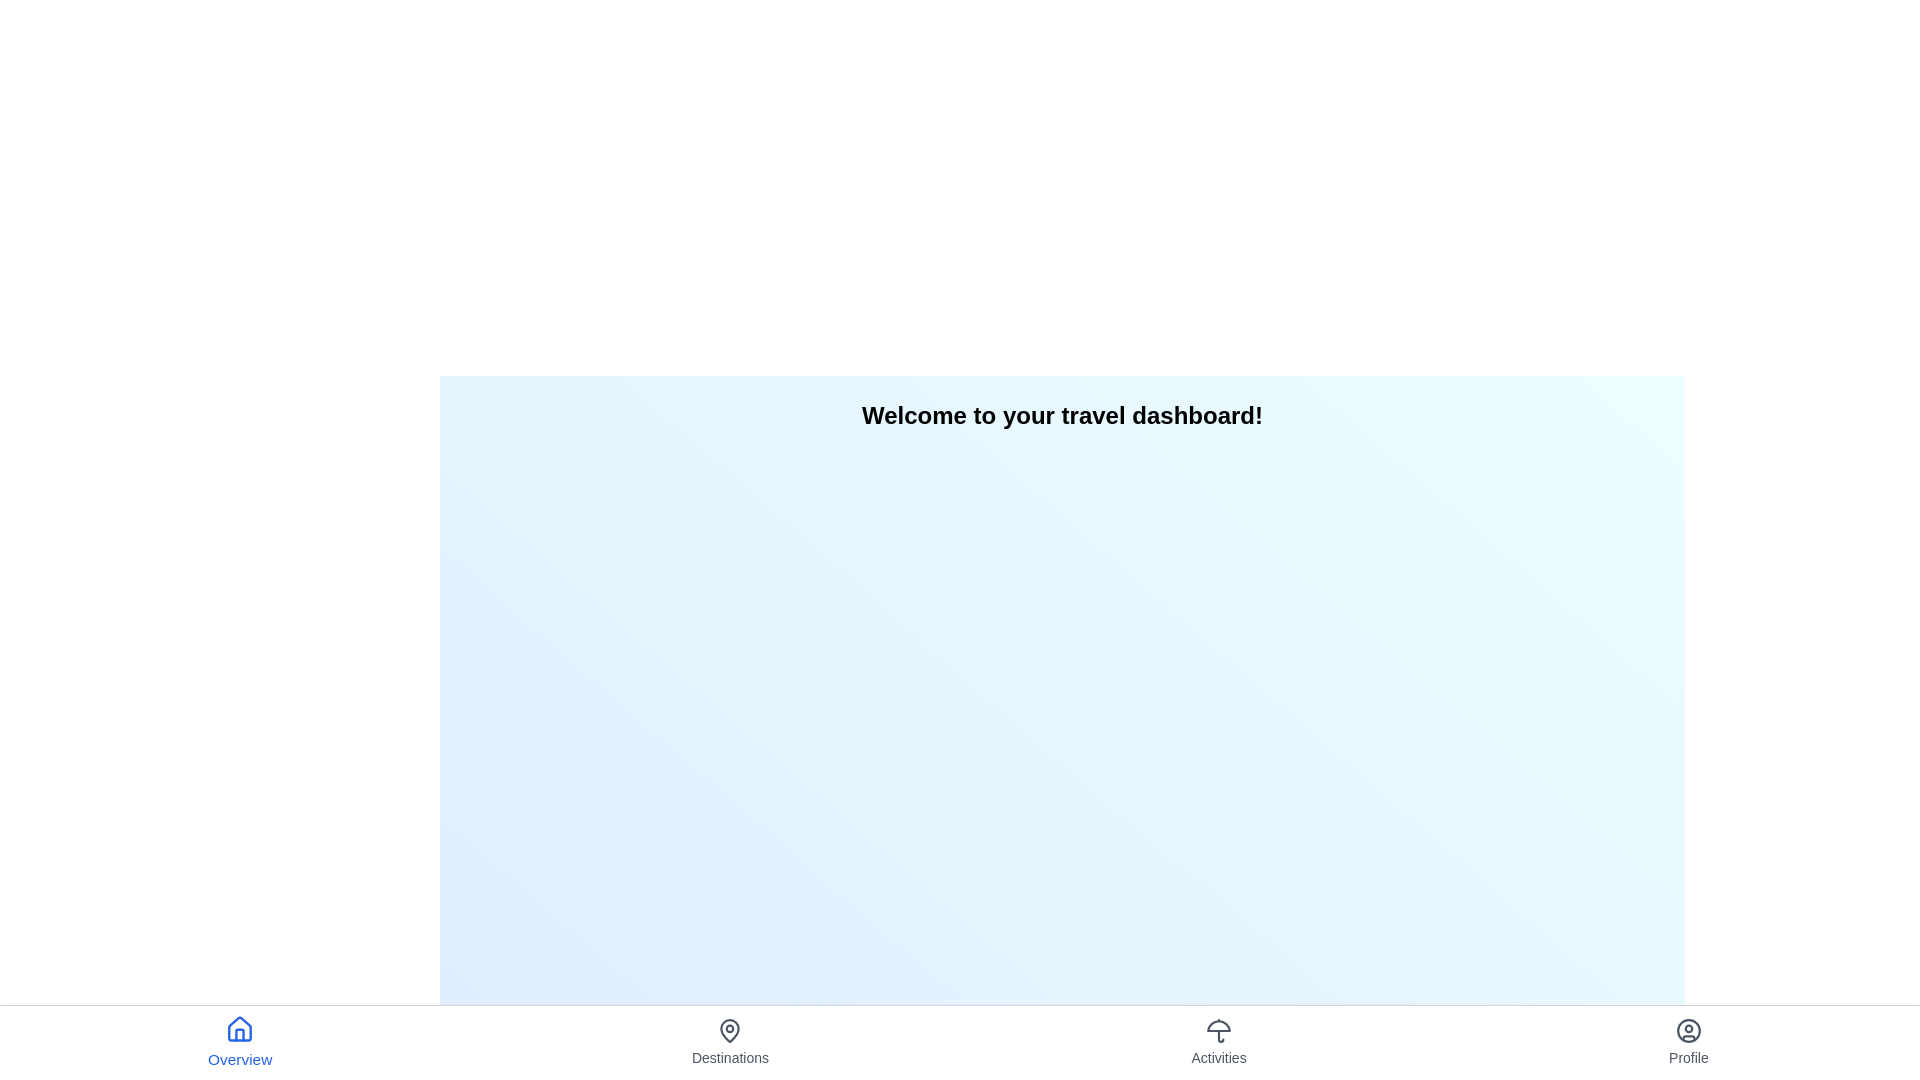  What do you see at coordinates (1687, 1056) in the screenshot?
I see `the Text label for the profile navigation item located in the bottom navigation bar, which is directly beneath the user profile icon` at bounding box center [1687, 1056].